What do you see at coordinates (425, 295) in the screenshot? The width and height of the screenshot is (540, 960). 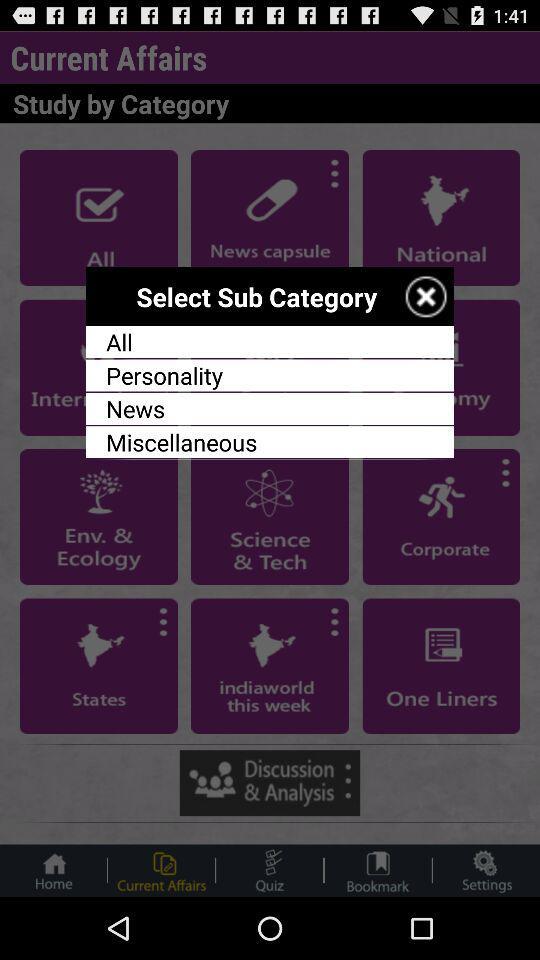 I see `exit selection of sub category` at bounding box center [425, 295].